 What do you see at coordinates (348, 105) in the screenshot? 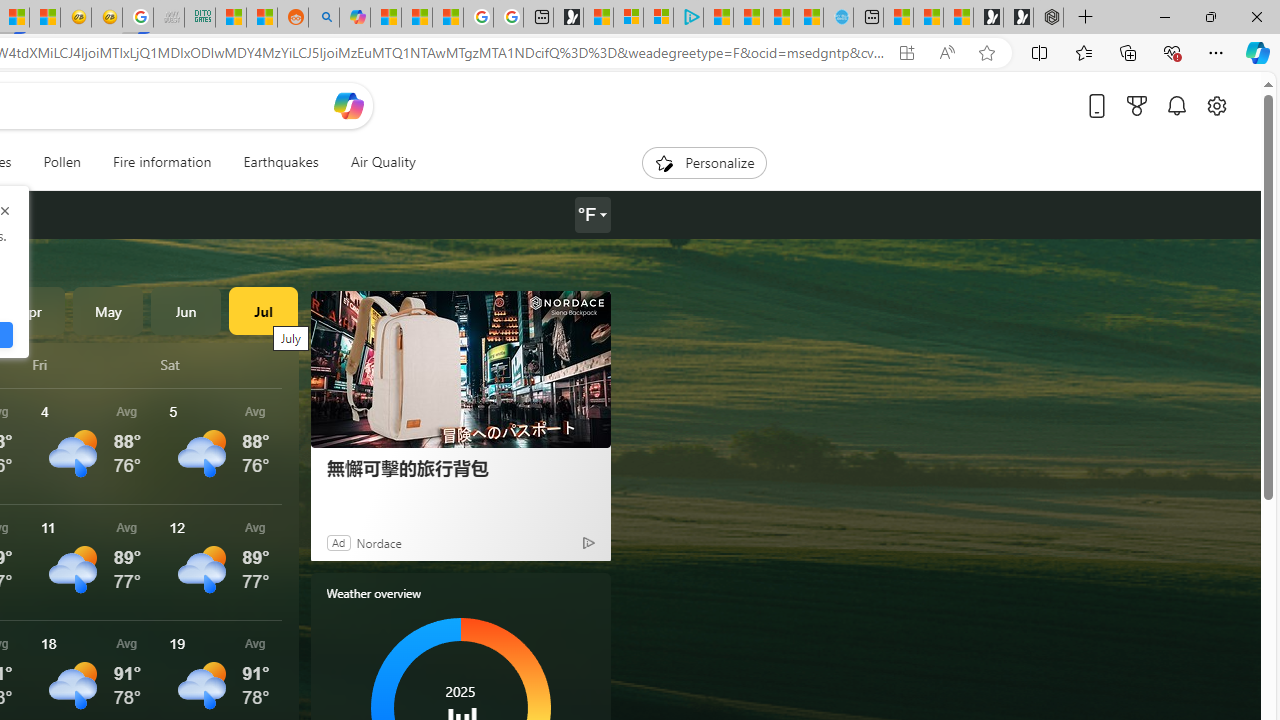
I see `'Open Copilot'` at bounding box center [348, 105].